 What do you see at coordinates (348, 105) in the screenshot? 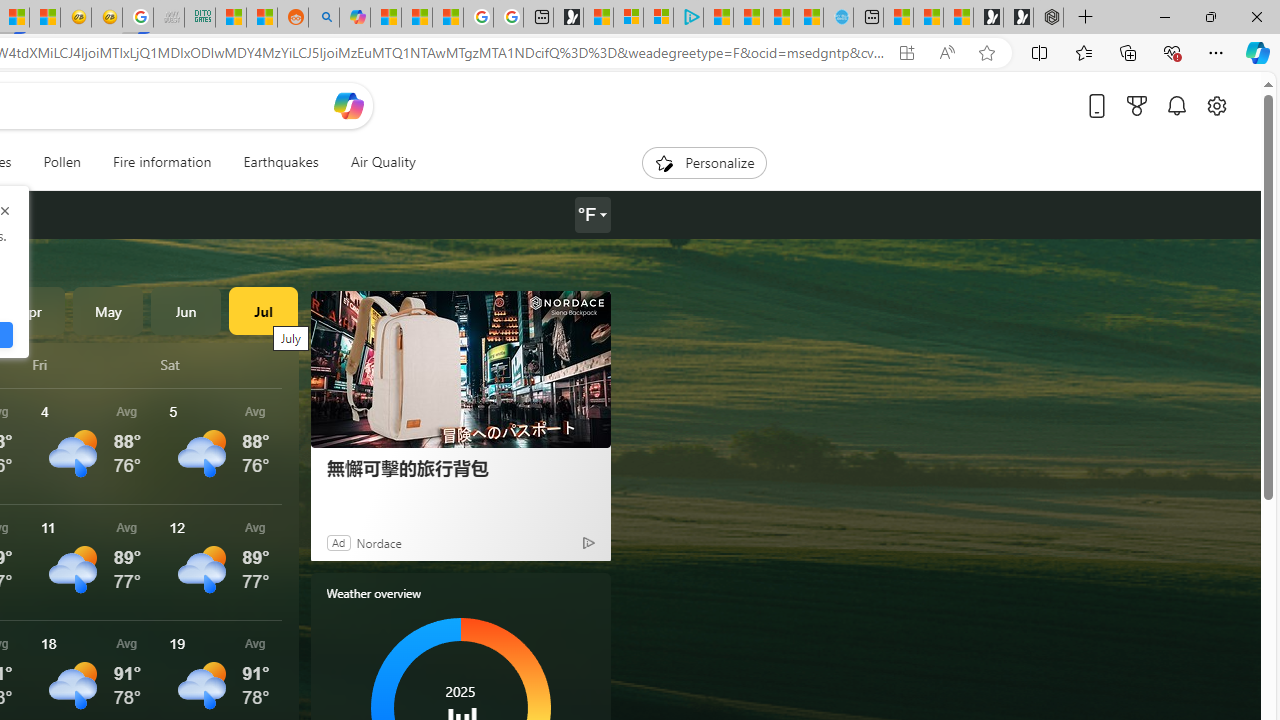
I see `'Open Copilot'` at bounding box center [348, 105].